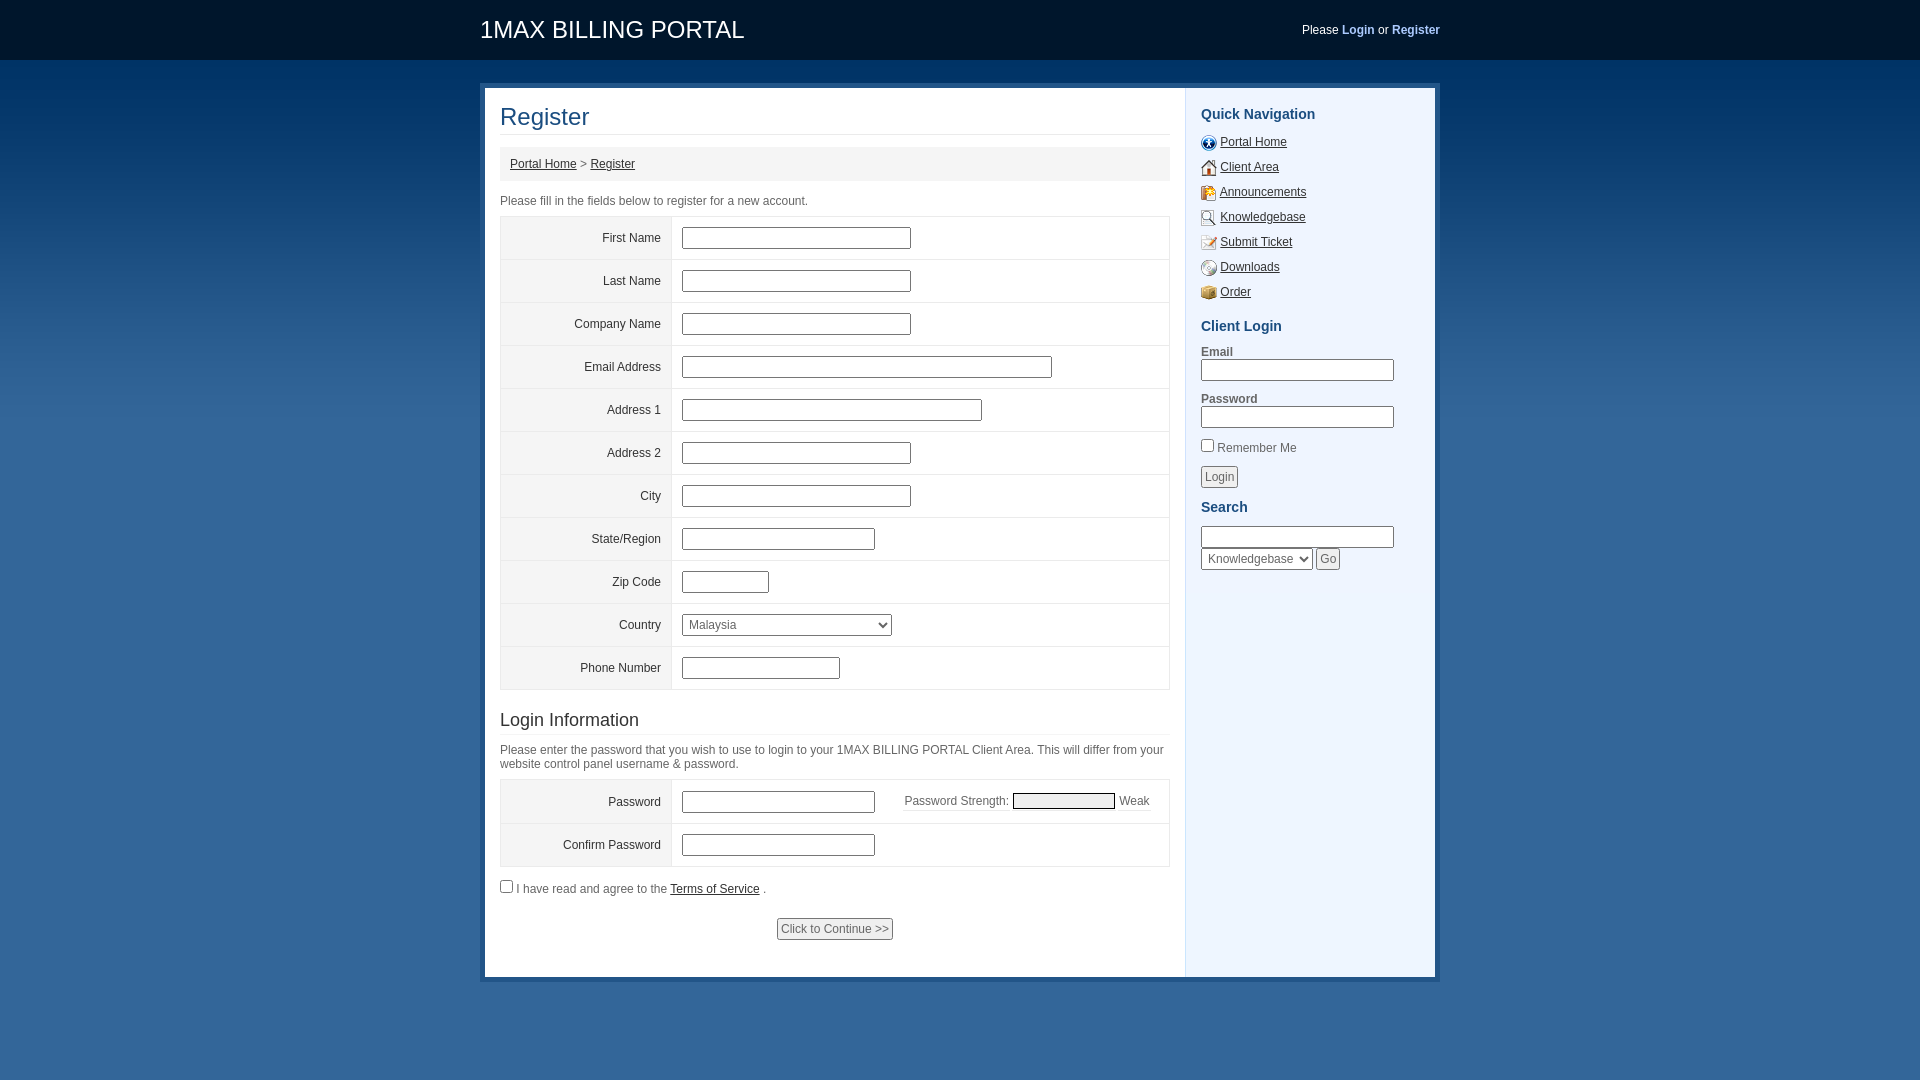 Image resolution: width=1920 pixels, height=1080 pixels. I want to click on 'Knowledgebase', so click(1208, 216).